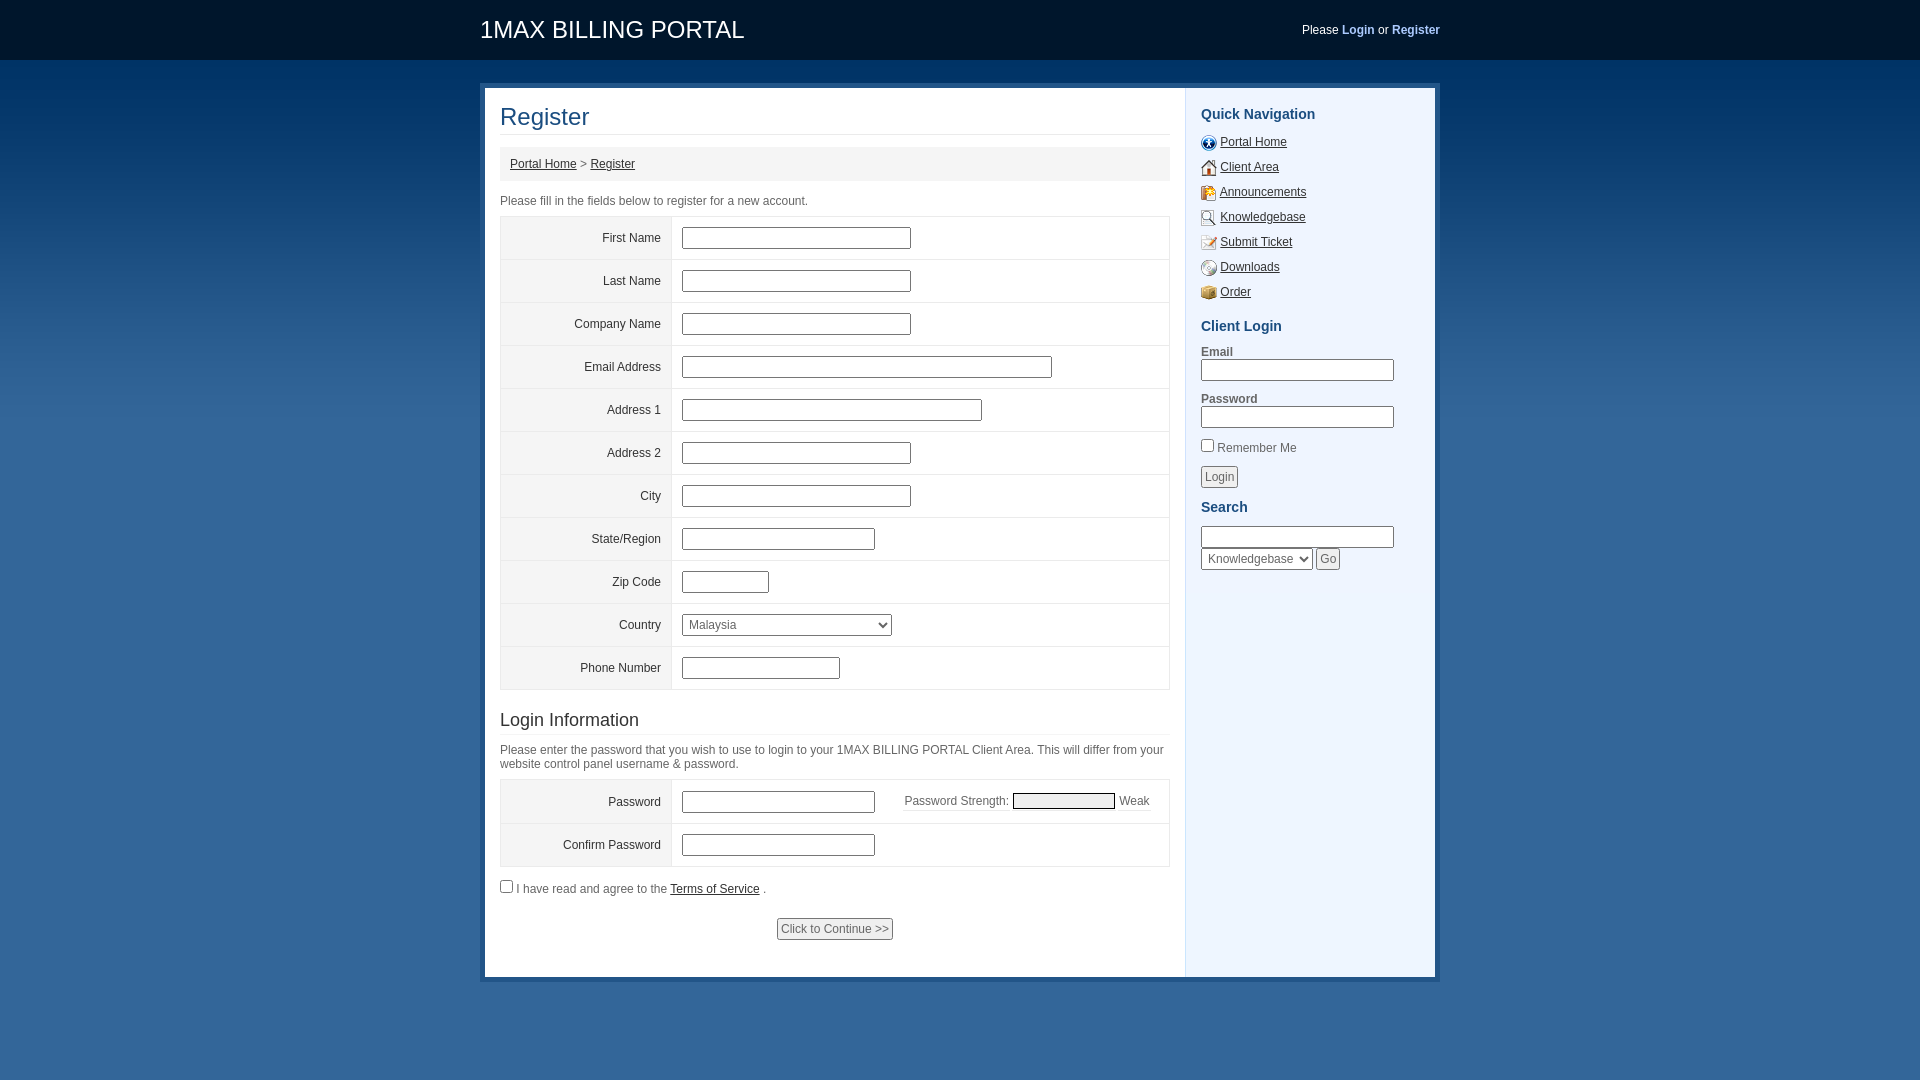 Image resolution: width=1920 pixels, height=1080 pixels. I want to click on 'Knowledgebase', so click(1208, 216).